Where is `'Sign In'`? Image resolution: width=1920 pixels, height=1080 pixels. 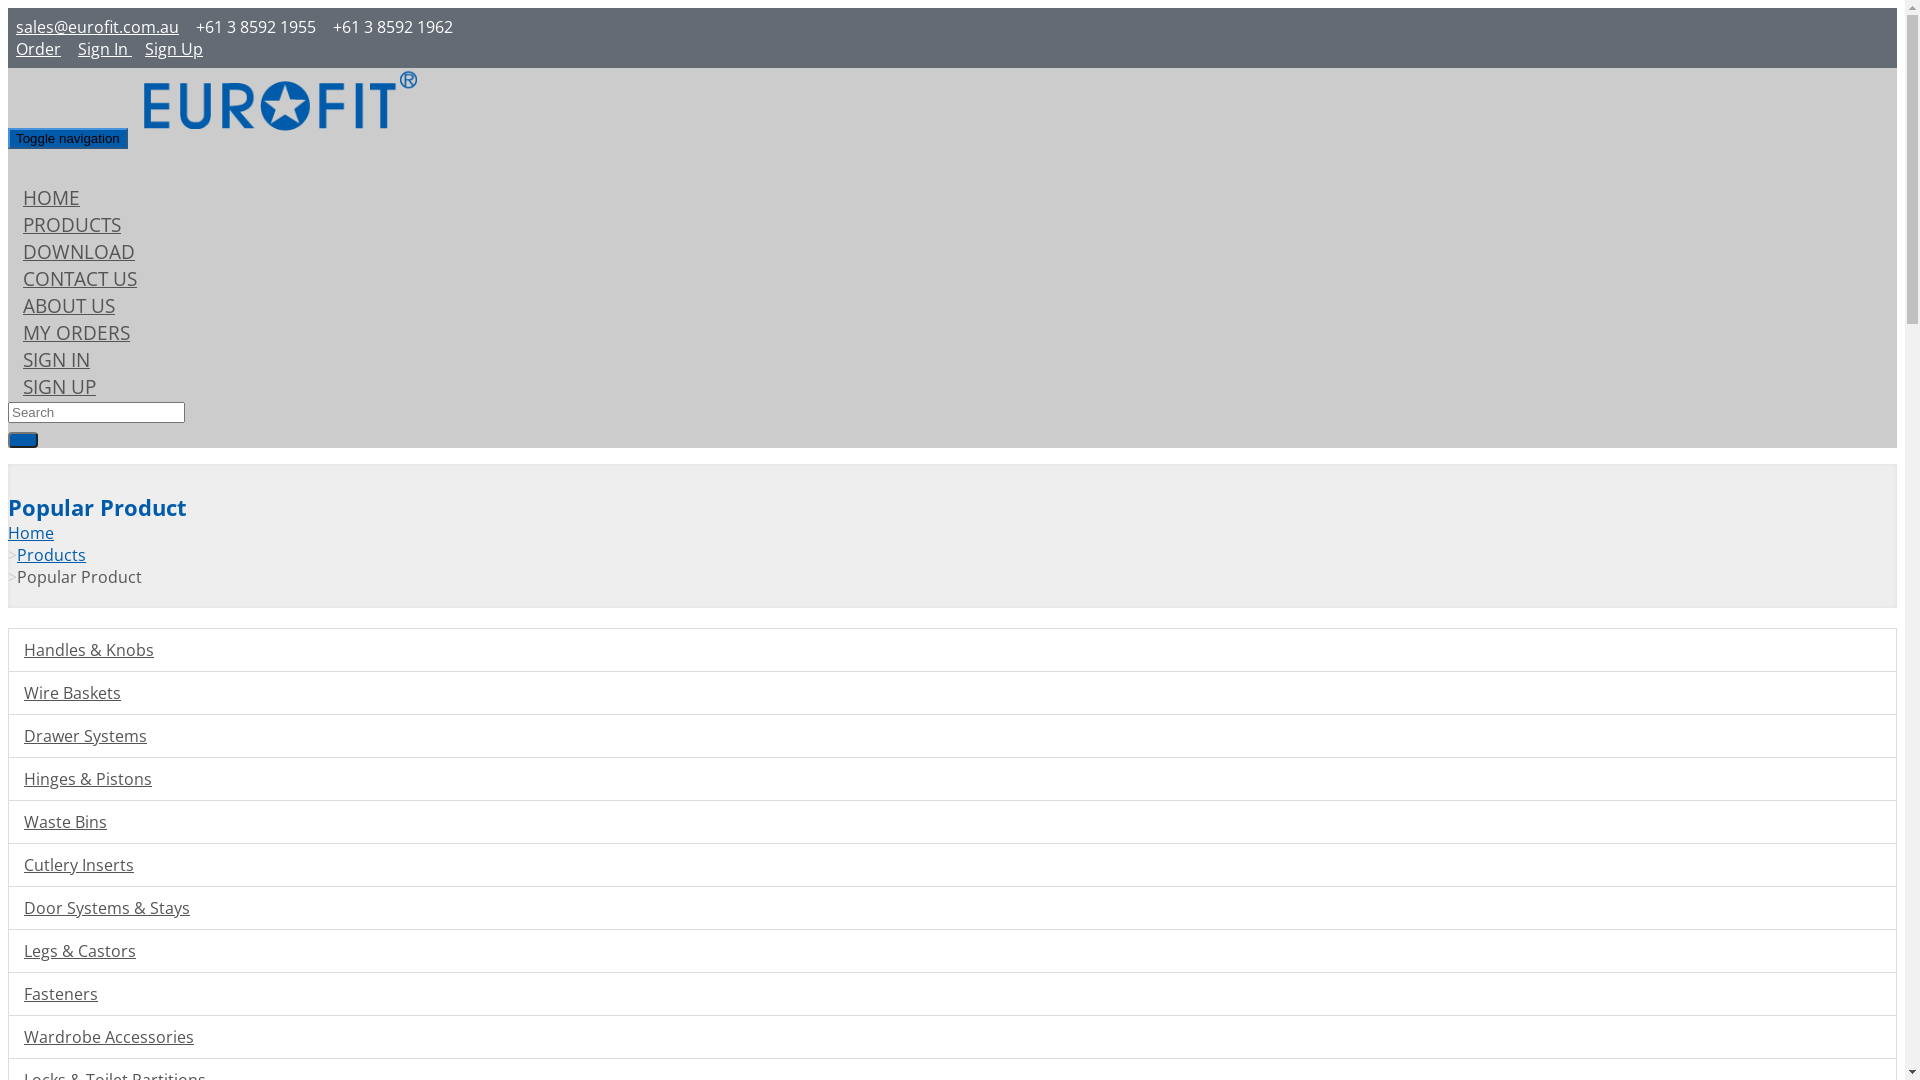 'Sign In' is located at coordinates (102, 48).